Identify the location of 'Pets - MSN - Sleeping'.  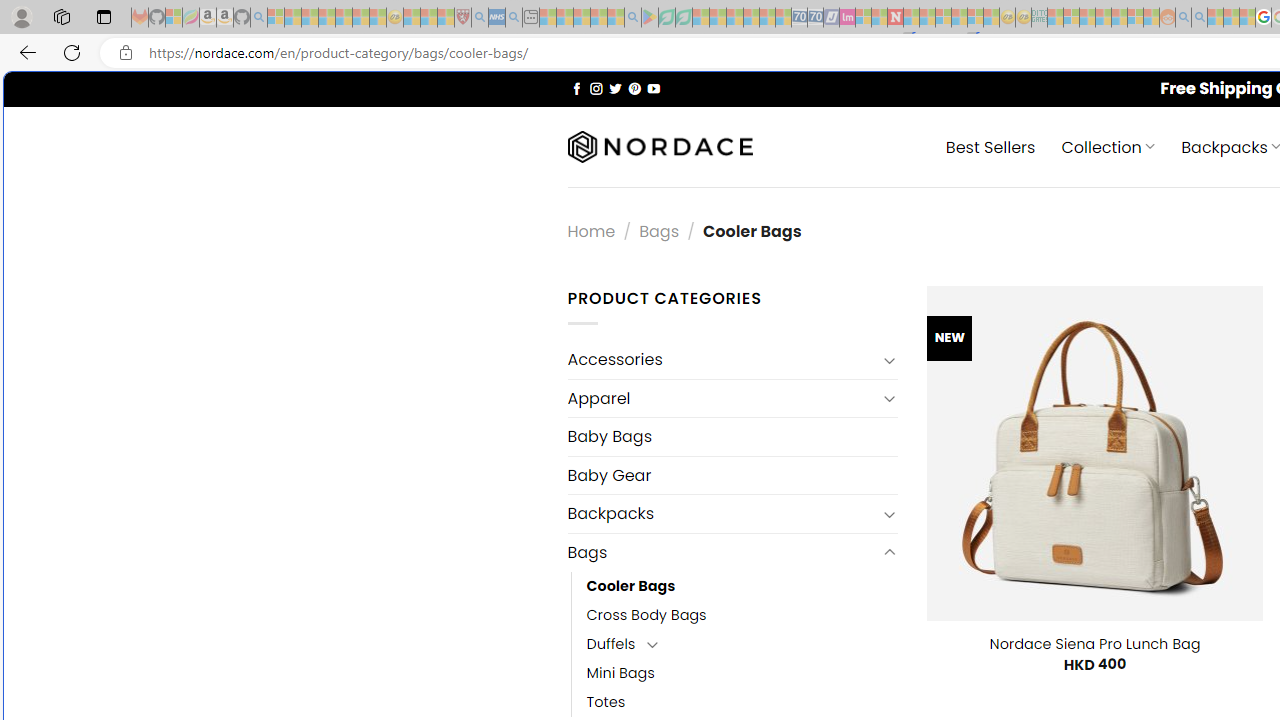
(598, 17).